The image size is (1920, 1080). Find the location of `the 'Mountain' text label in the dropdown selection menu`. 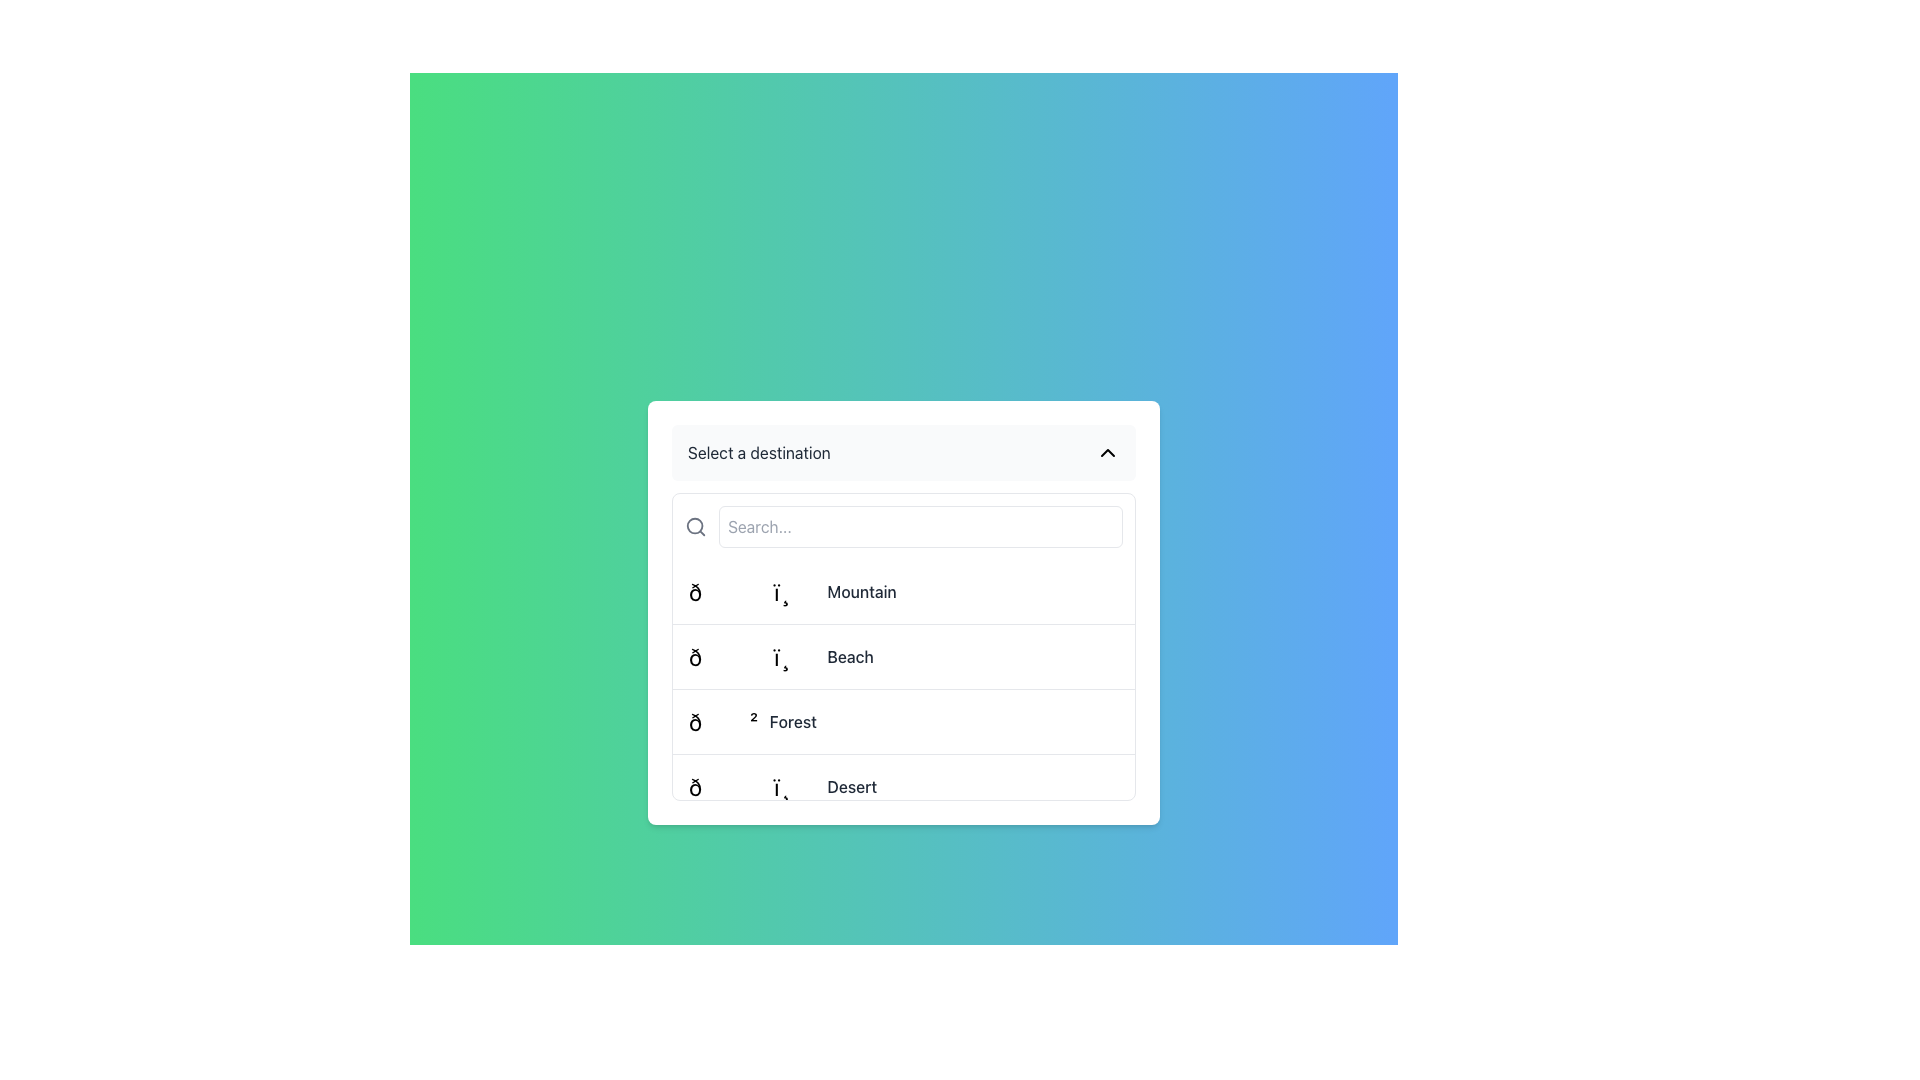

the 'Mountain' text label in the dropdown selection menu is located at coordinates (862, 590).